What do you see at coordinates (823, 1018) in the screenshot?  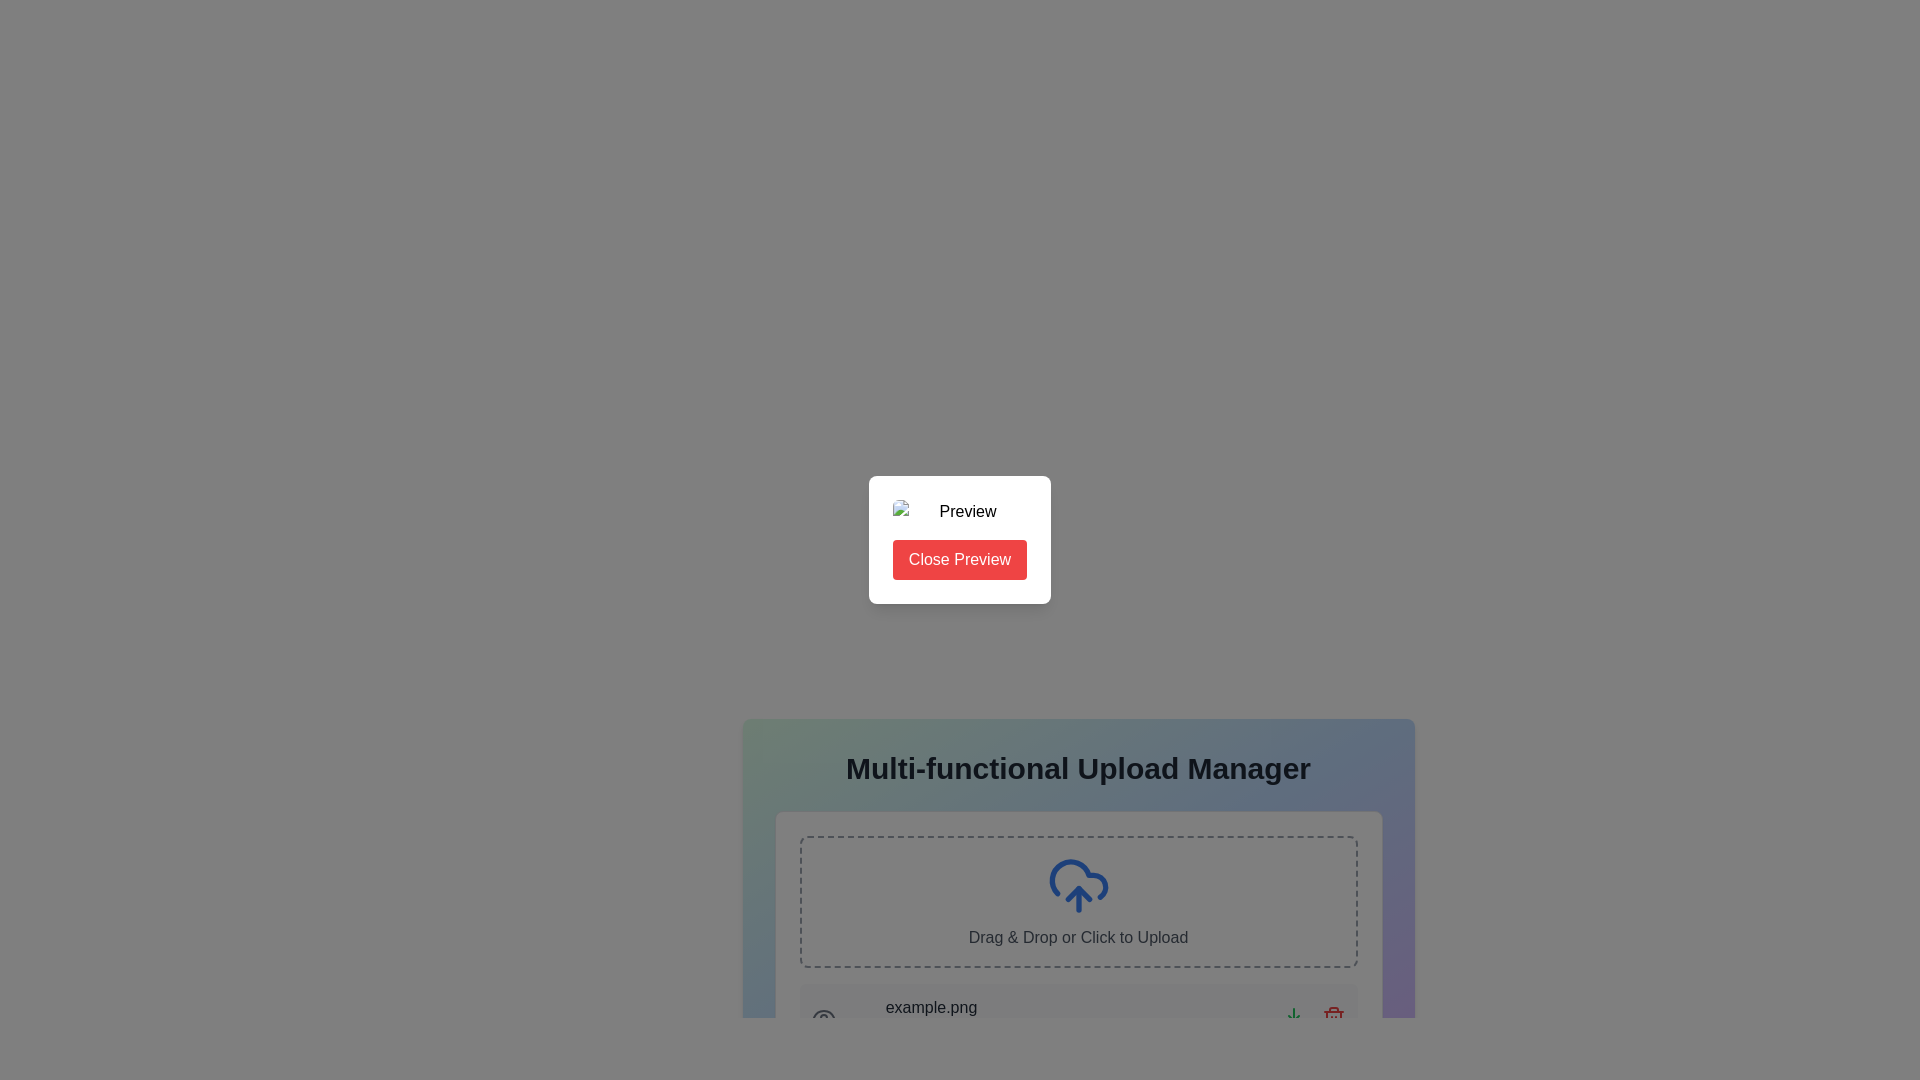 I see `the eye icon button located to the left of the text 'example.png 2.0 KB'` at bounding box center [823, 1018].